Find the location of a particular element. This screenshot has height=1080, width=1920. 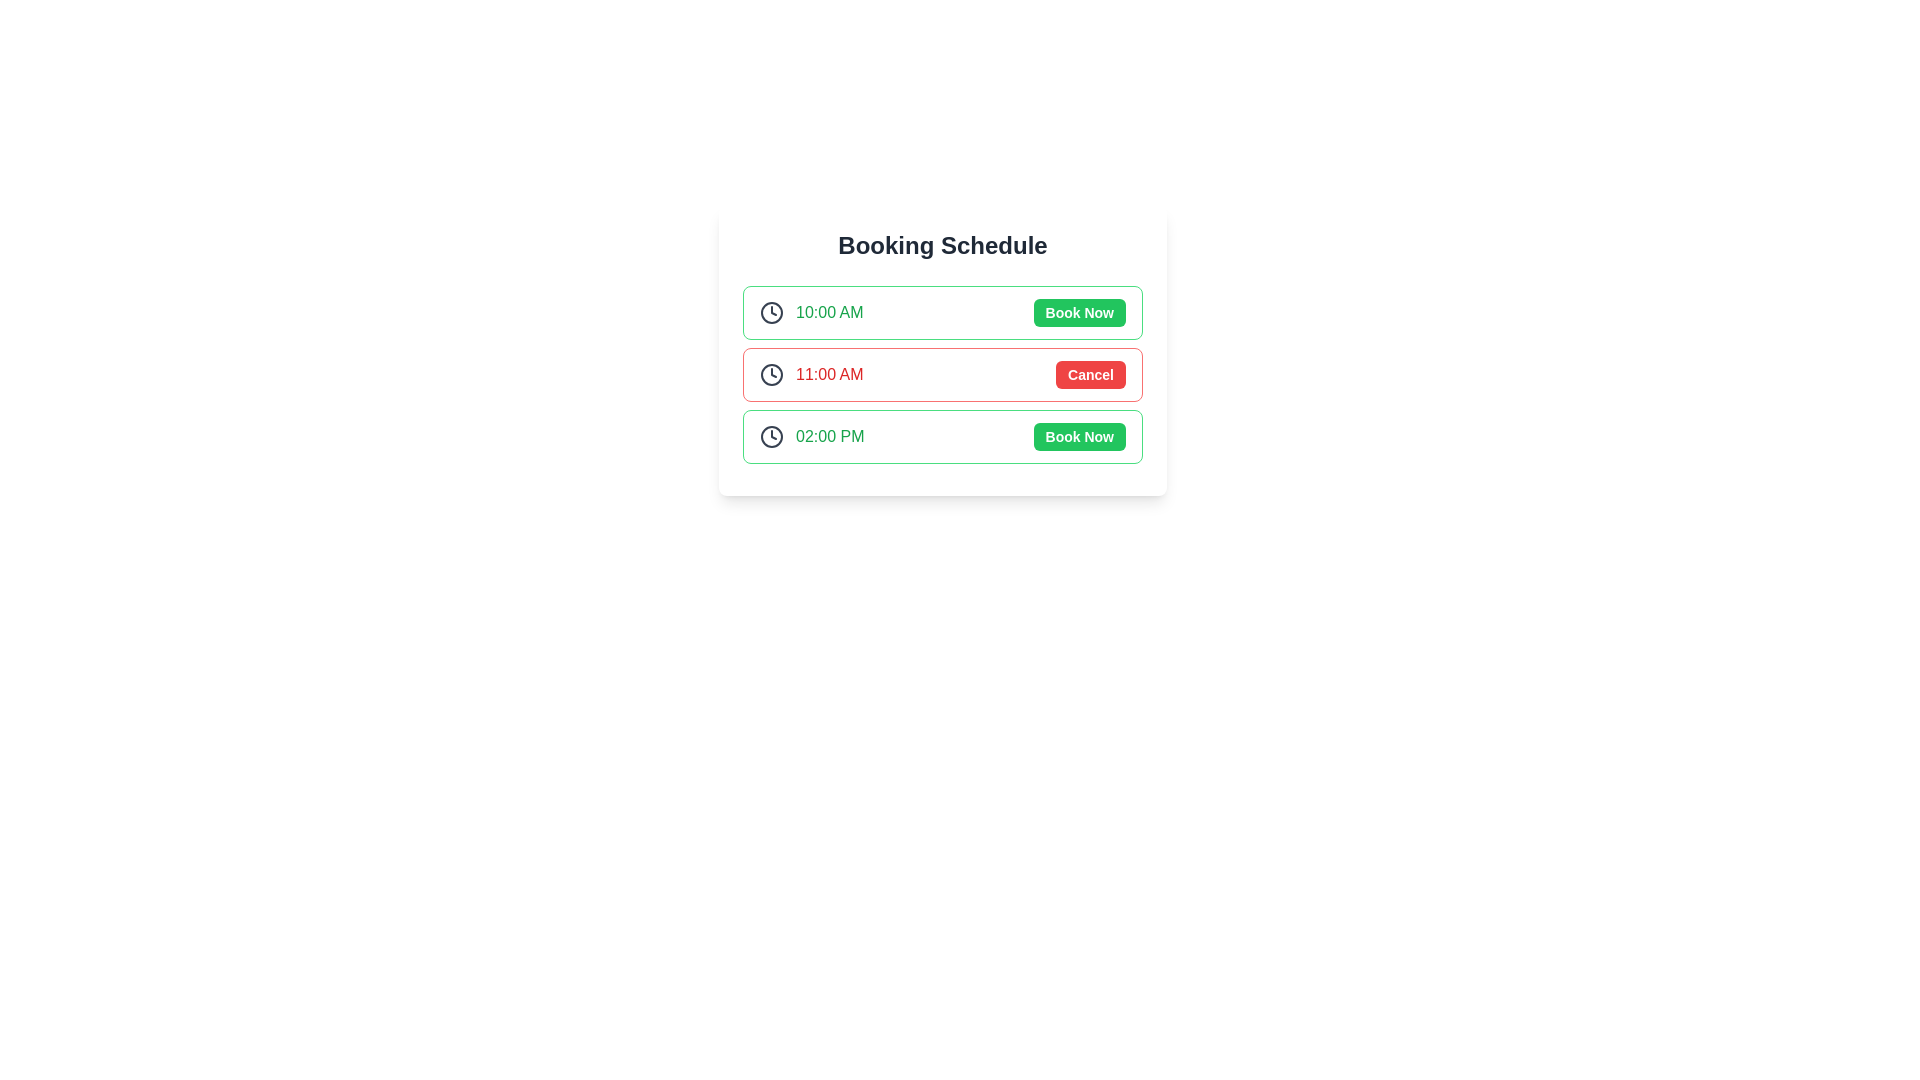

the Text with Icon displaying '02:00 PM' which includes a clock icon and is located within the third item of the list of time slots for booking schedules is located at coordinates (812, 435).